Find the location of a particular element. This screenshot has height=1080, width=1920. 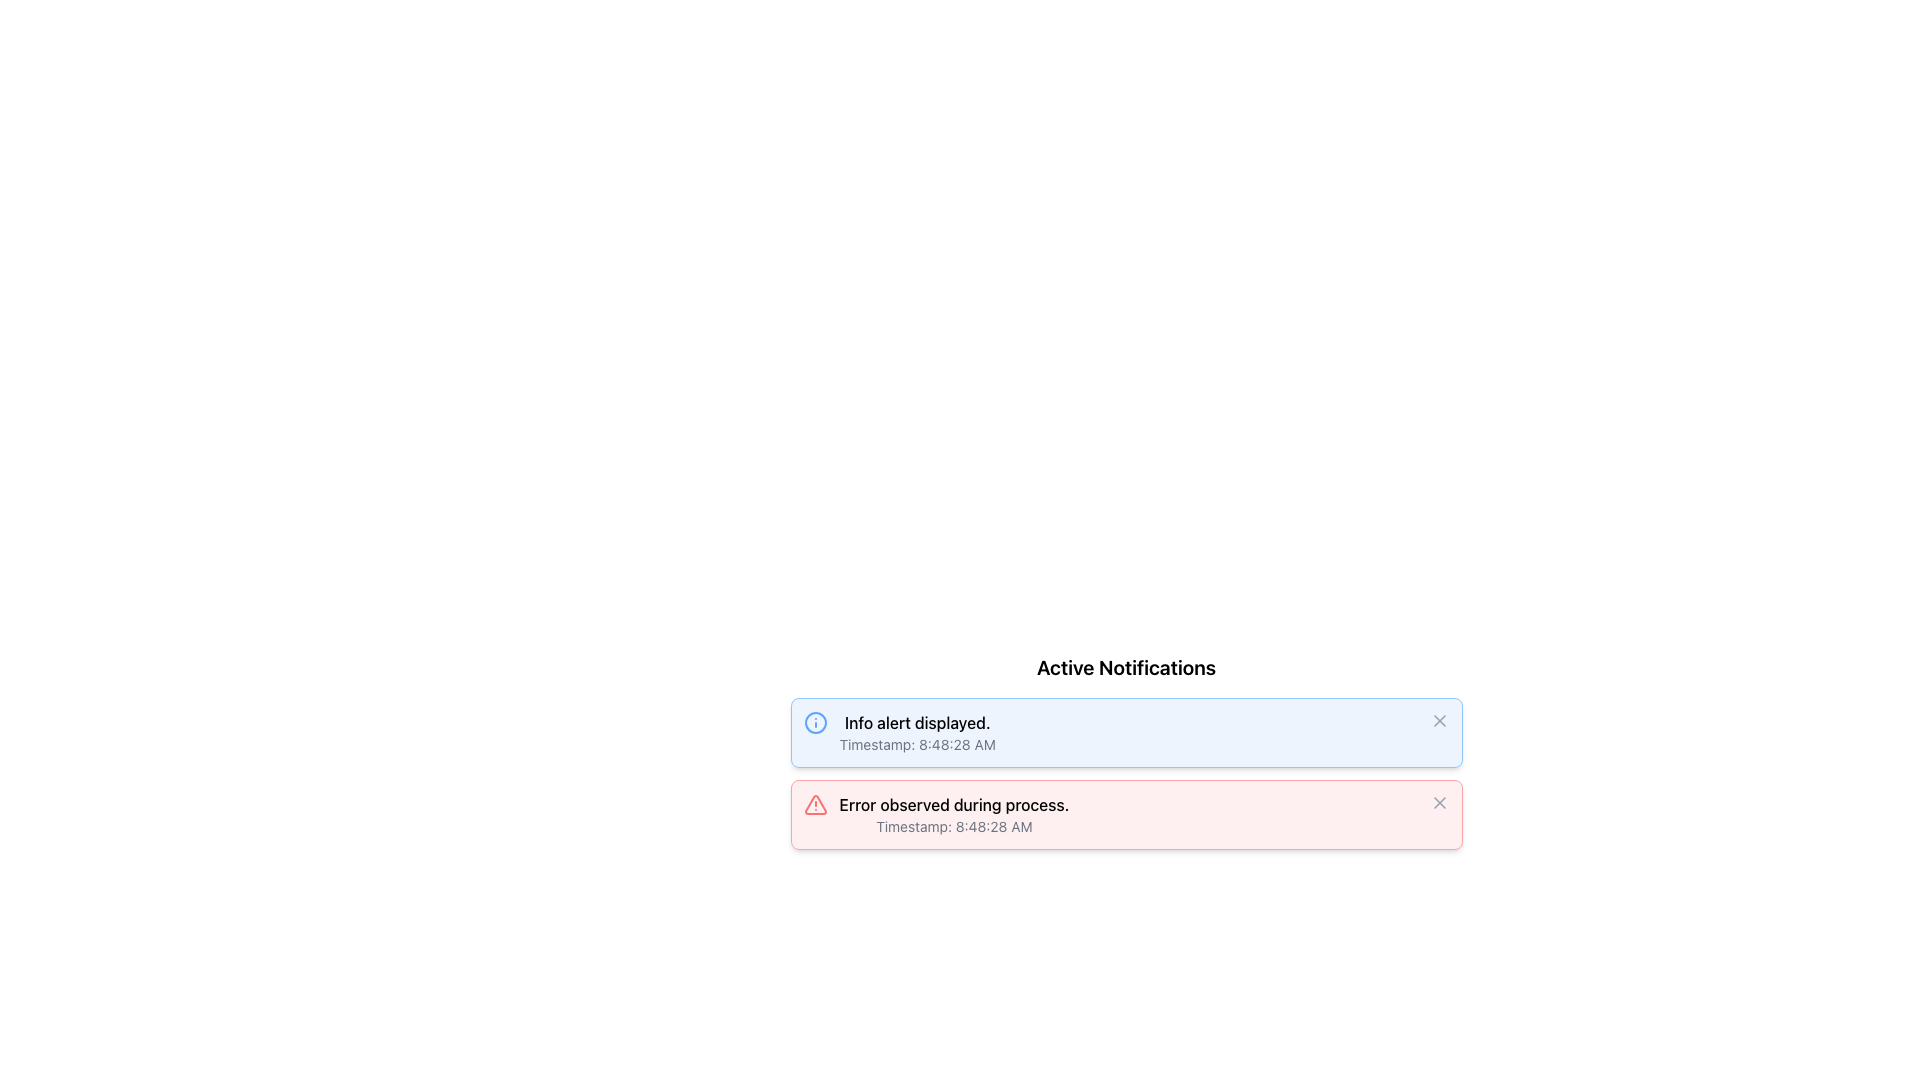

text displayed in the top notification card, which shows 'Info alert displayed.' and 'Timestamp: 8:48:28 AM' is located at coordinates (916, 732).